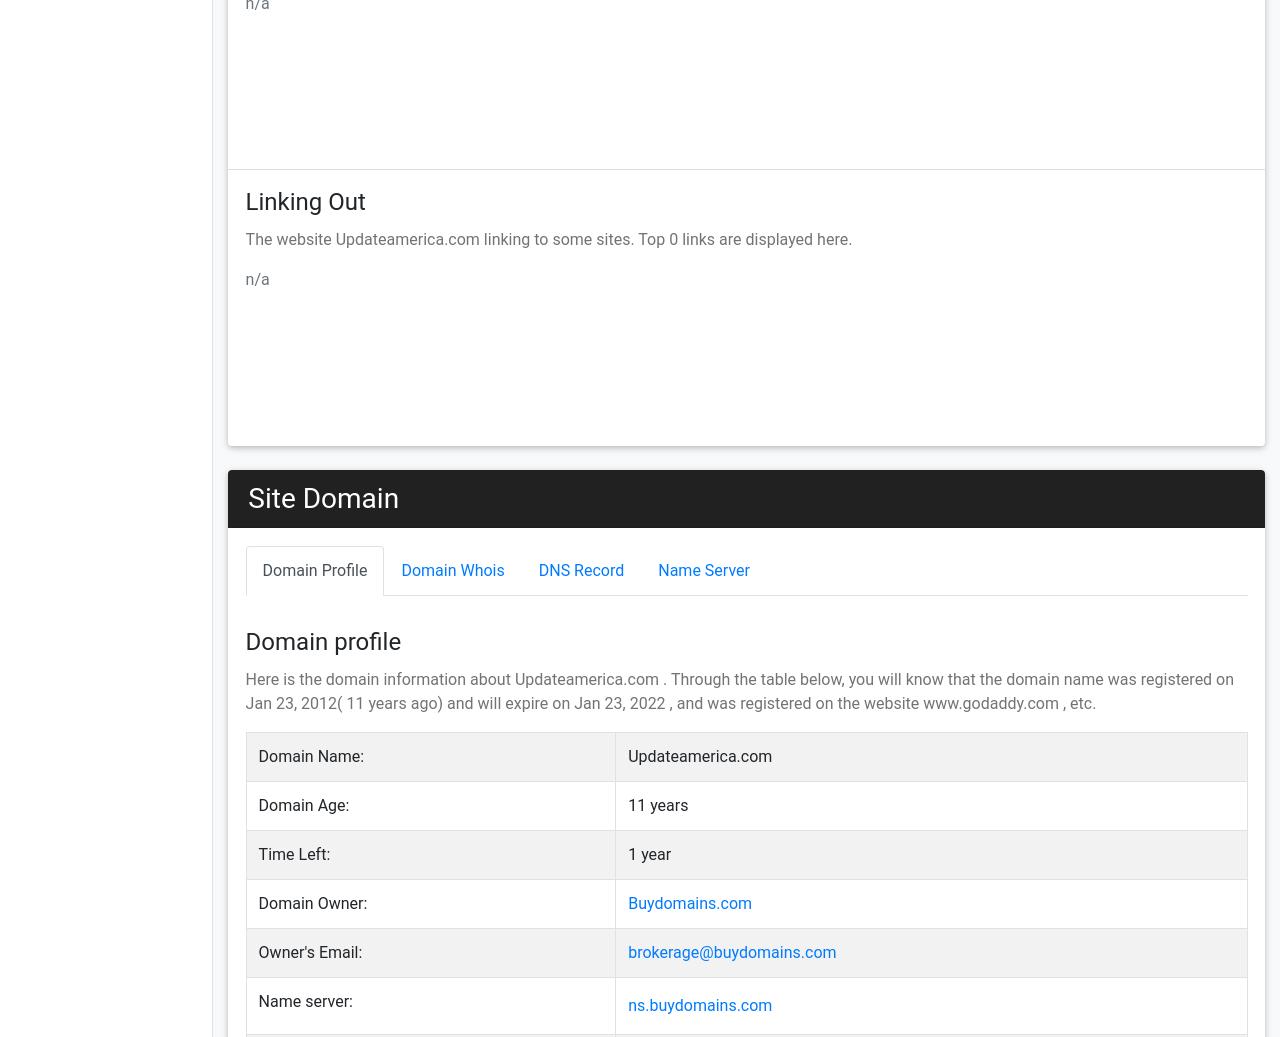  Describe the element at coordinates (451, 569) in the screenshot. I see `'Domain Whois'` at that location.